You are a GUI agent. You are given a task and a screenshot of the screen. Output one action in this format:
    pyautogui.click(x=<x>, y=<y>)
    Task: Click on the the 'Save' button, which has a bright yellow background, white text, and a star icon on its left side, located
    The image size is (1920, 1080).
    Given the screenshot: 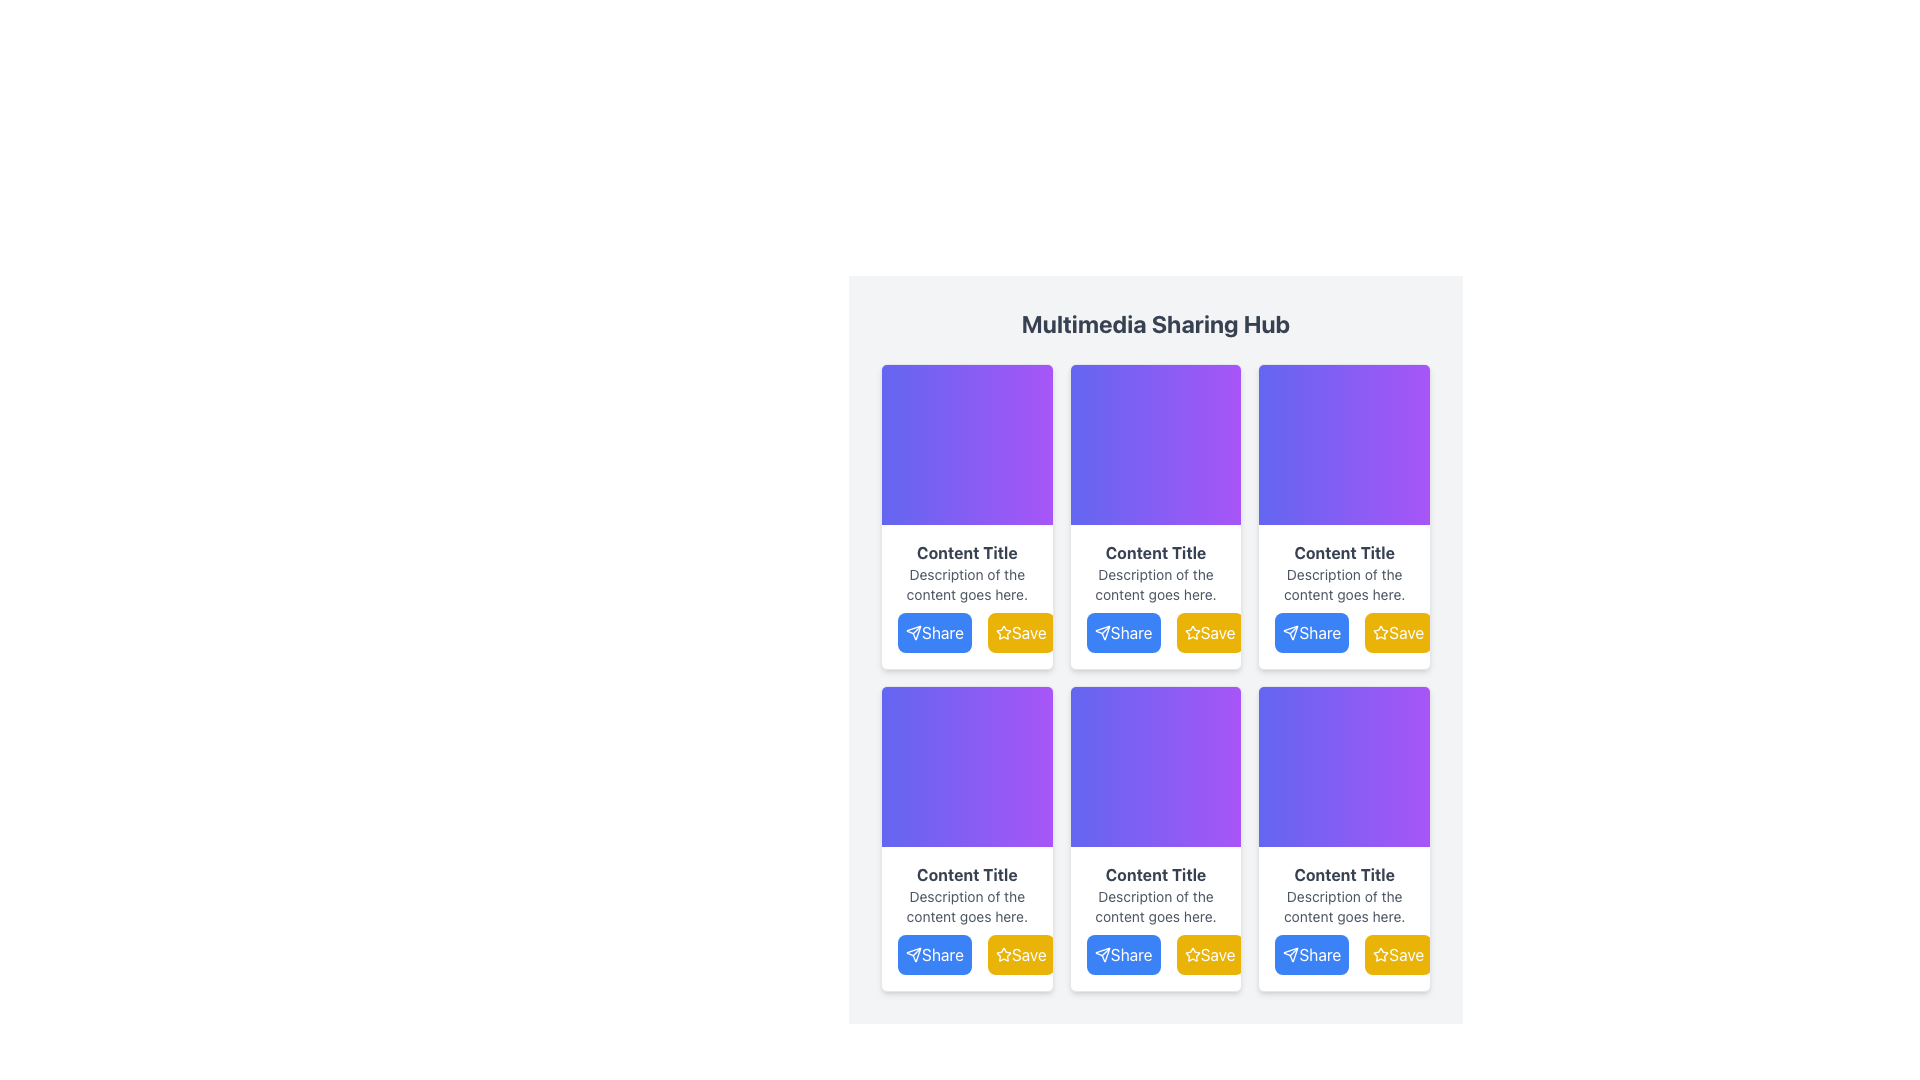 What is the action you would take?
    pyautogui.click(x=1397, y=632)
    